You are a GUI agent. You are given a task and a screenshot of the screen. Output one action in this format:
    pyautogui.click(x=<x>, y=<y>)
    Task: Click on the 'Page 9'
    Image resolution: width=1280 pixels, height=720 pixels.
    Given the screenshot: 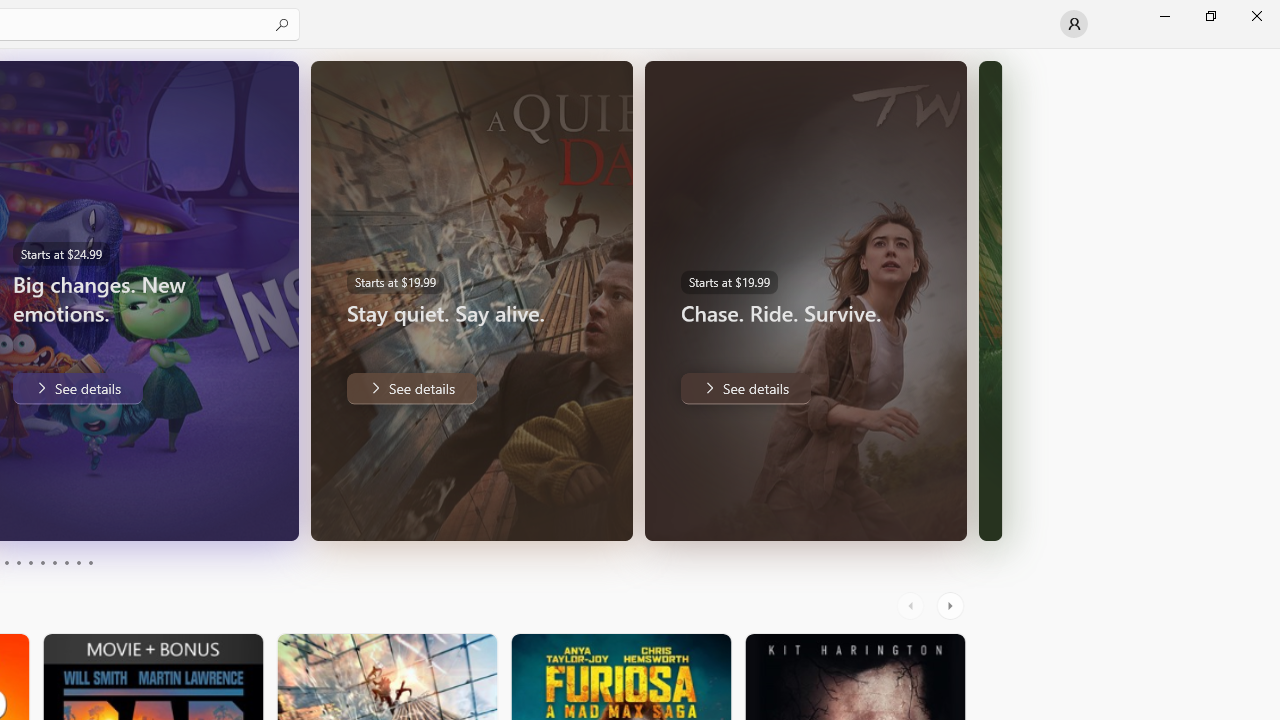 What is the action you would take?
    pyautogui.click(x=78, y=563)
    